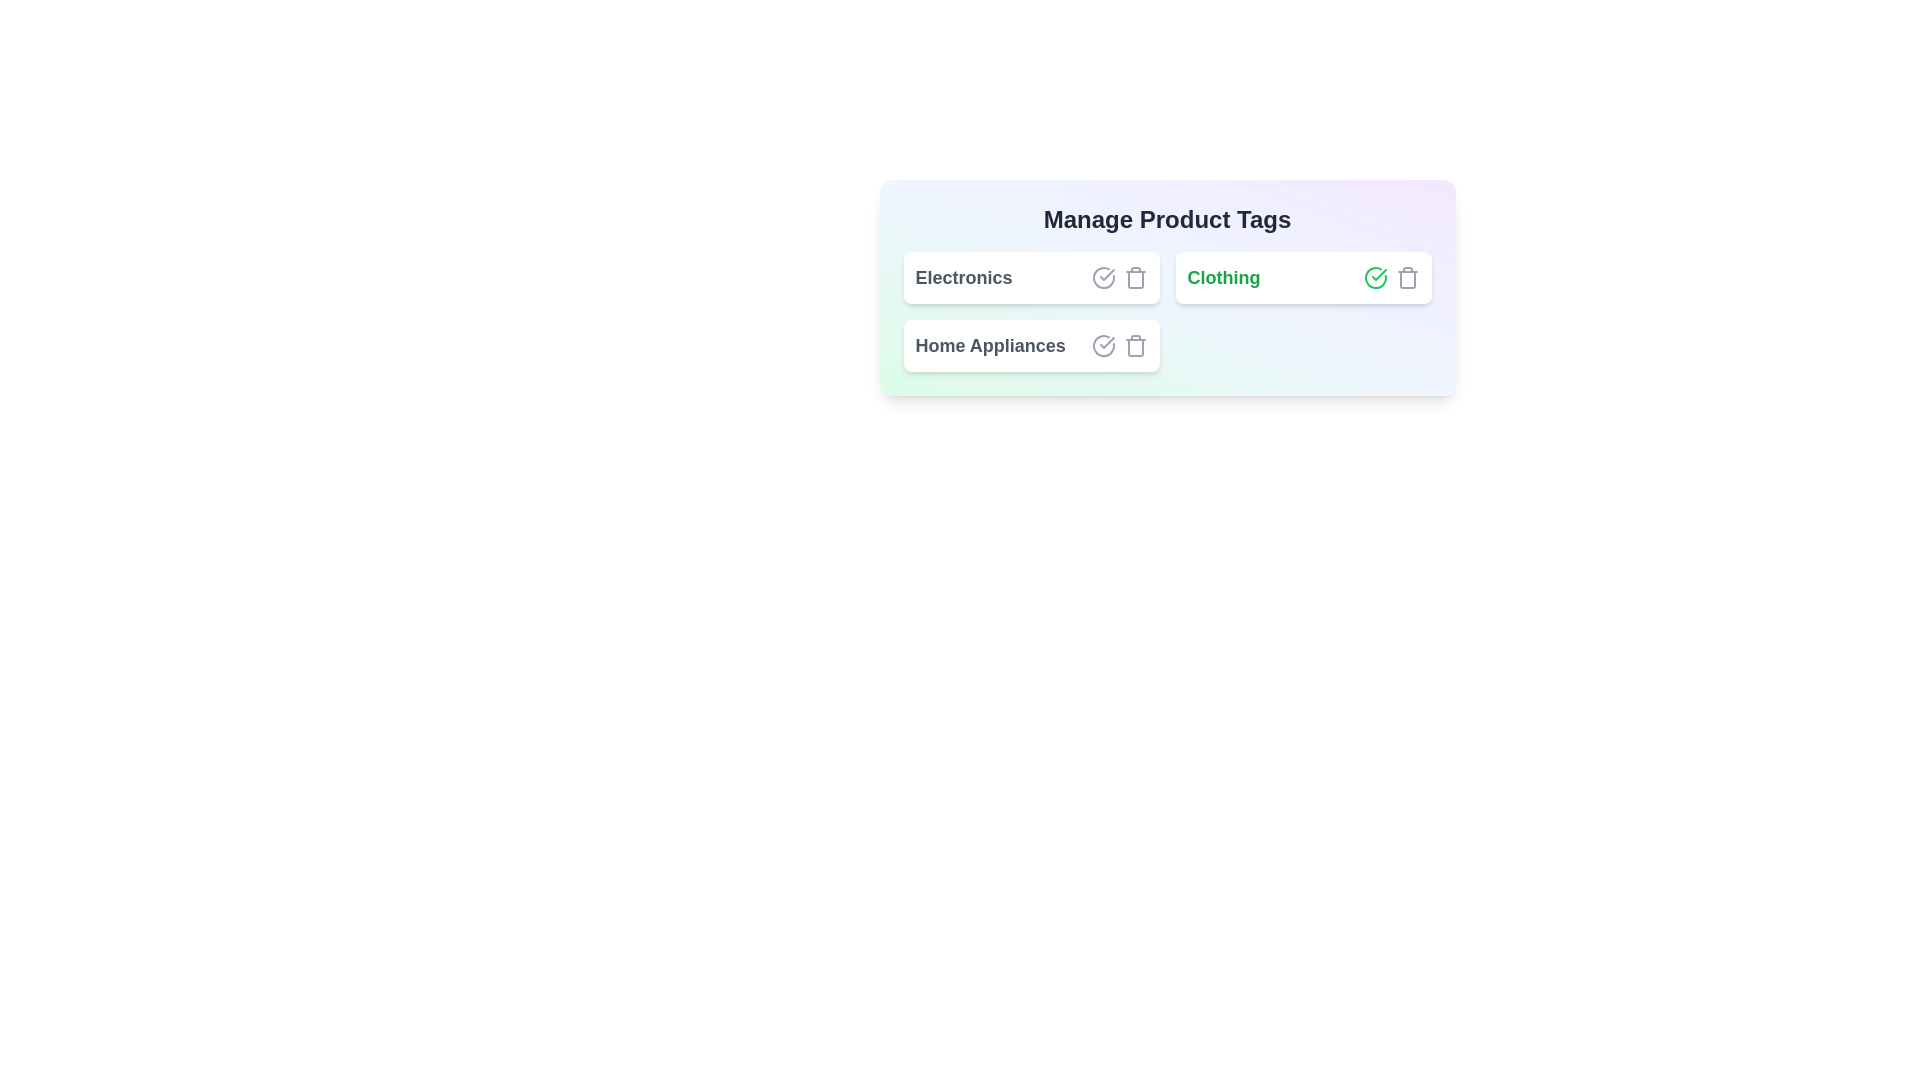 The height and width of the screenshot is (1080, 1920). I want to click on the tag 'Electronics' by clicking its toggle button, so click(1102, 277).